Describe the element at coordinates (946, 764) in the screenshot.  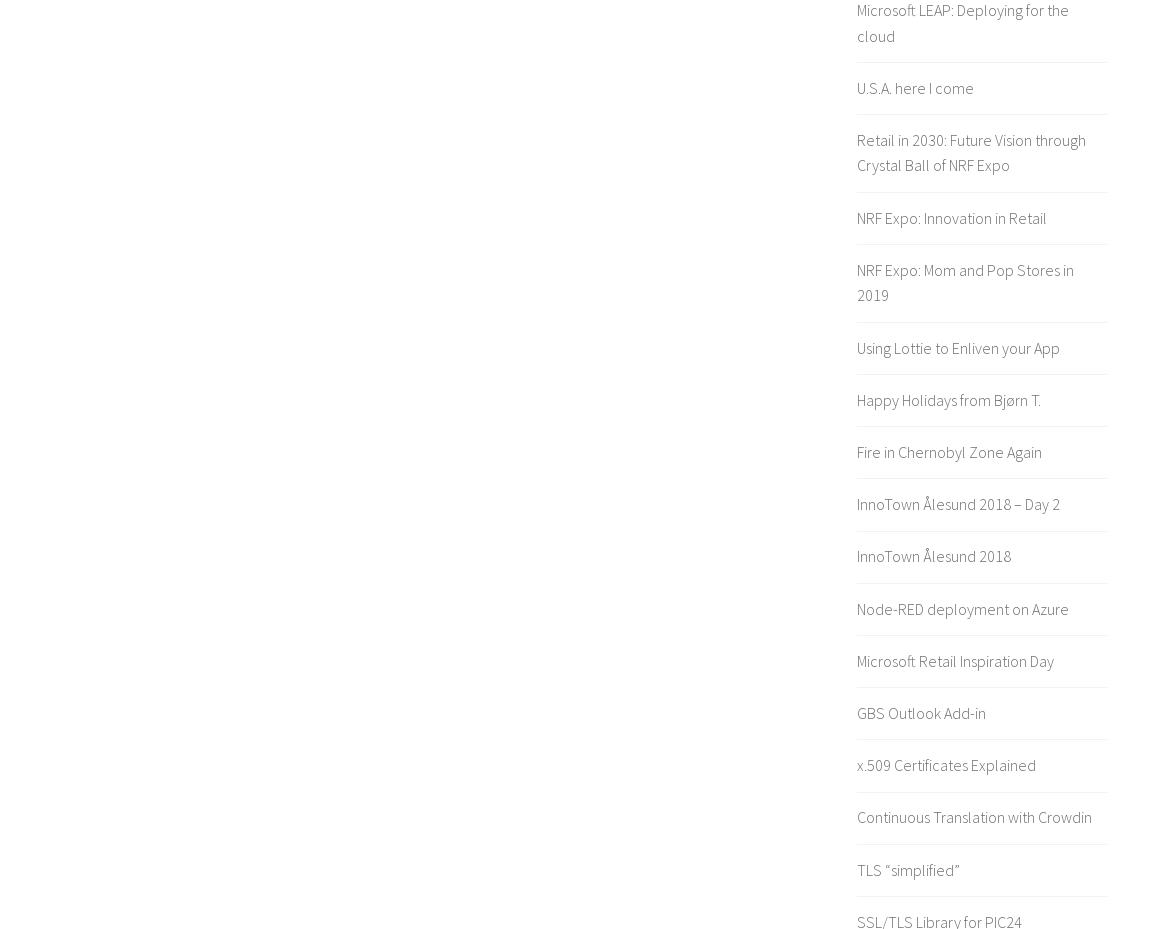
I see `'x.509 Certificates Explained'` at that location.